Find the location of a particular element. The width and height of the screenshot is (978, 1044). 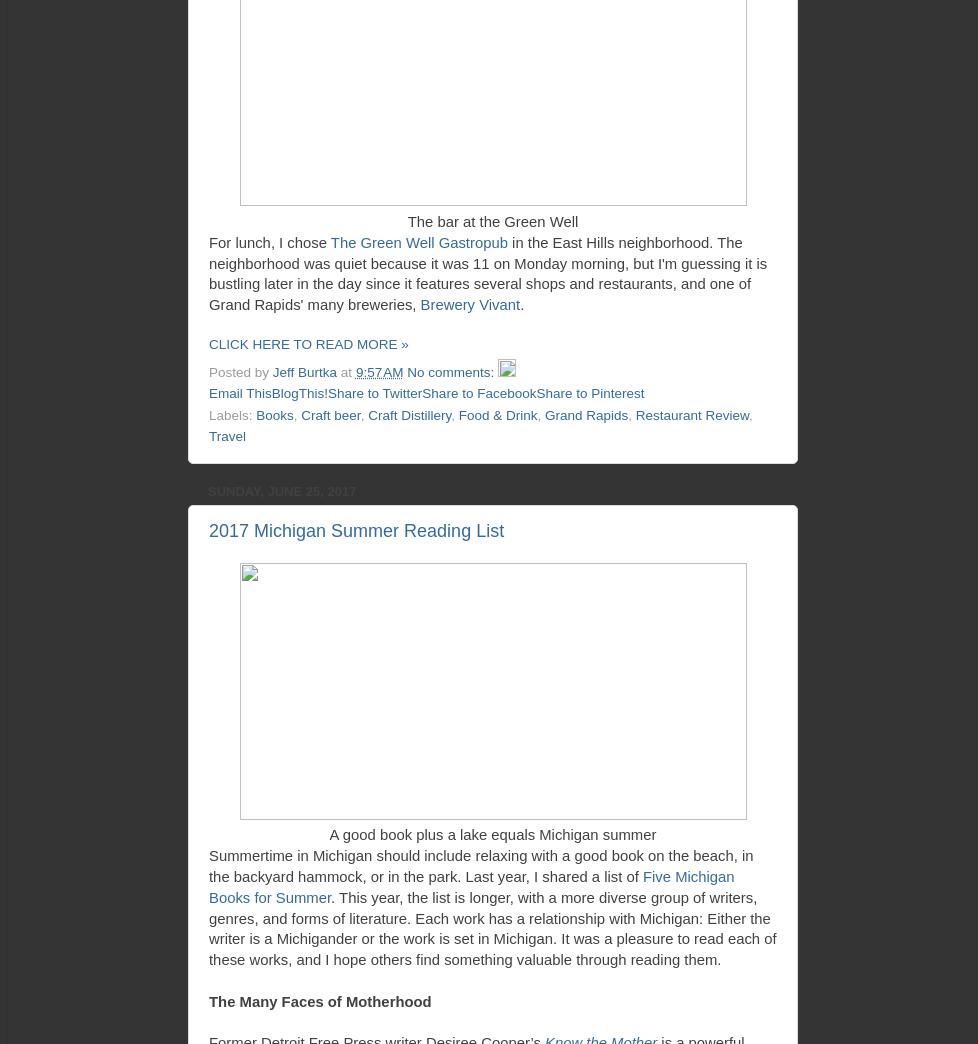

'Grand Rapids' is located at coordinates (586, 413).